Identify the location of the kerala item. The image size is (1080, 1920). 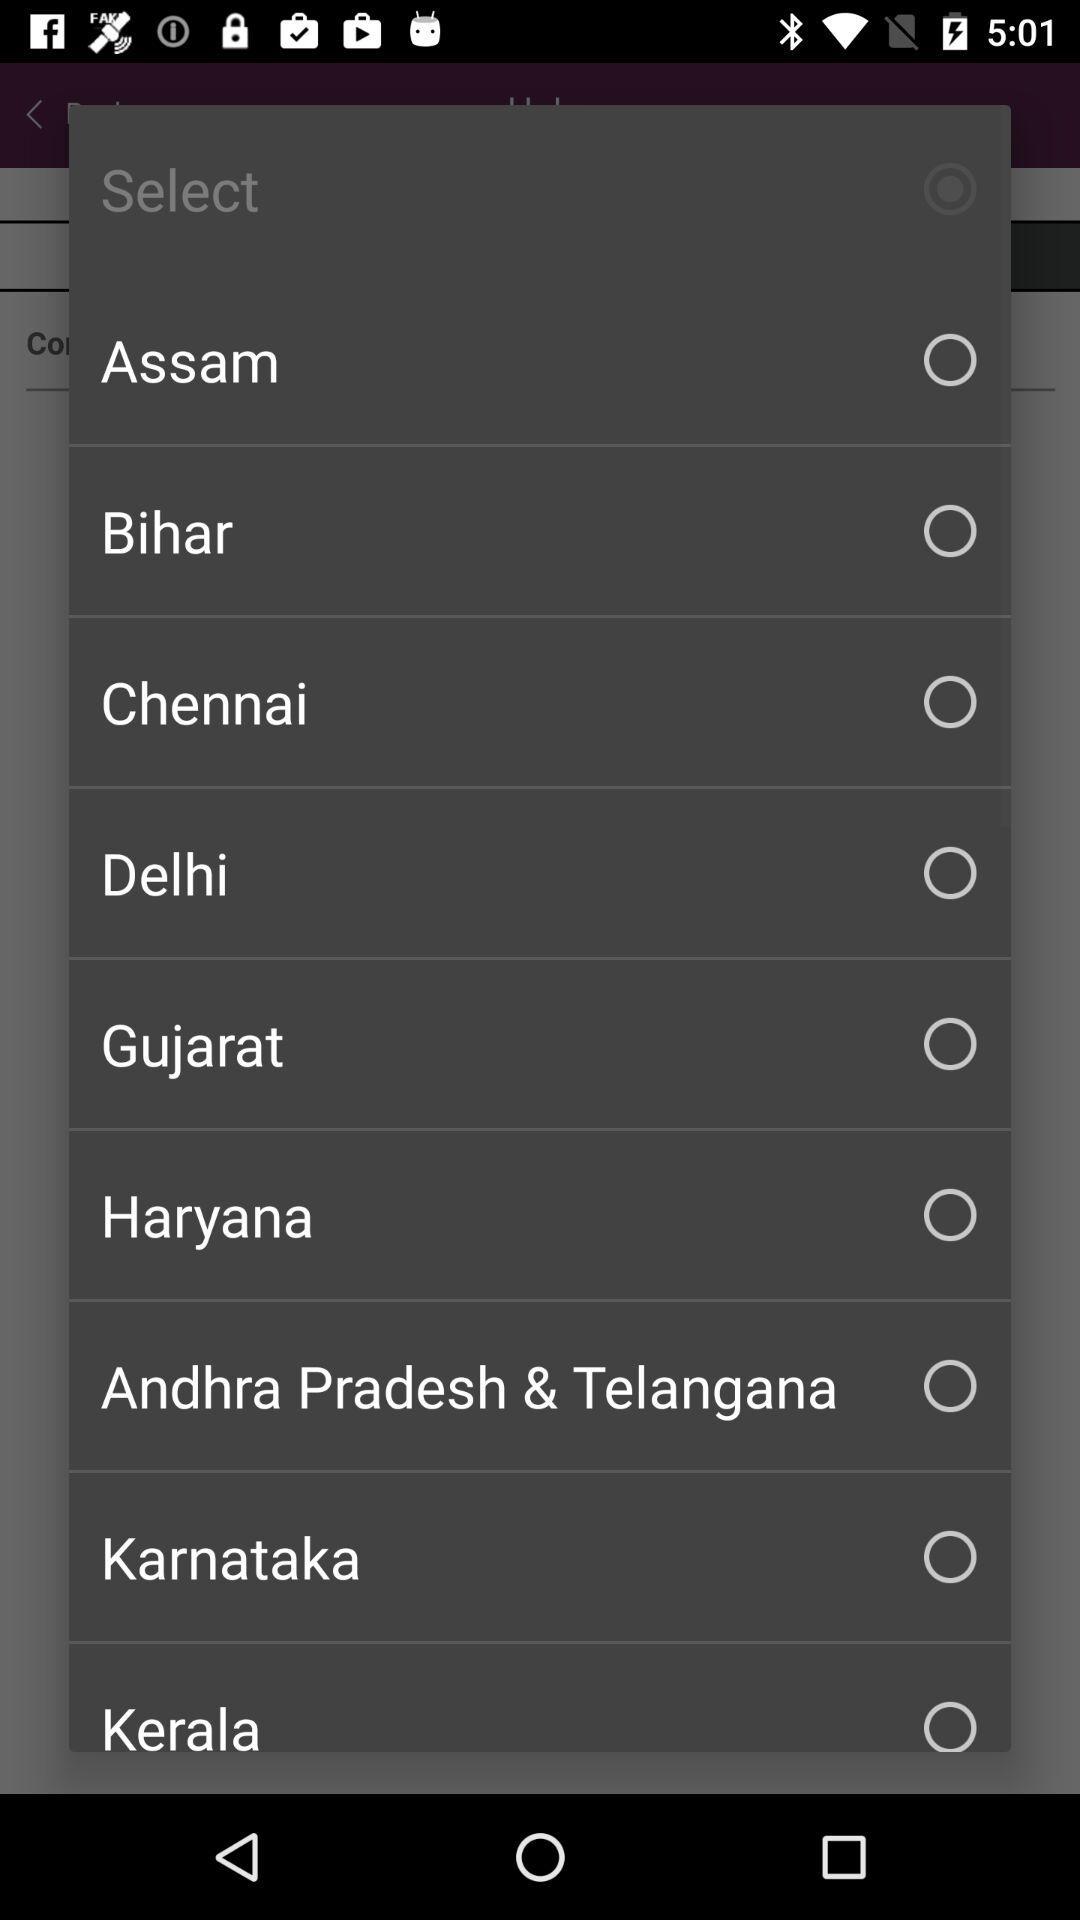
(540, 1697).